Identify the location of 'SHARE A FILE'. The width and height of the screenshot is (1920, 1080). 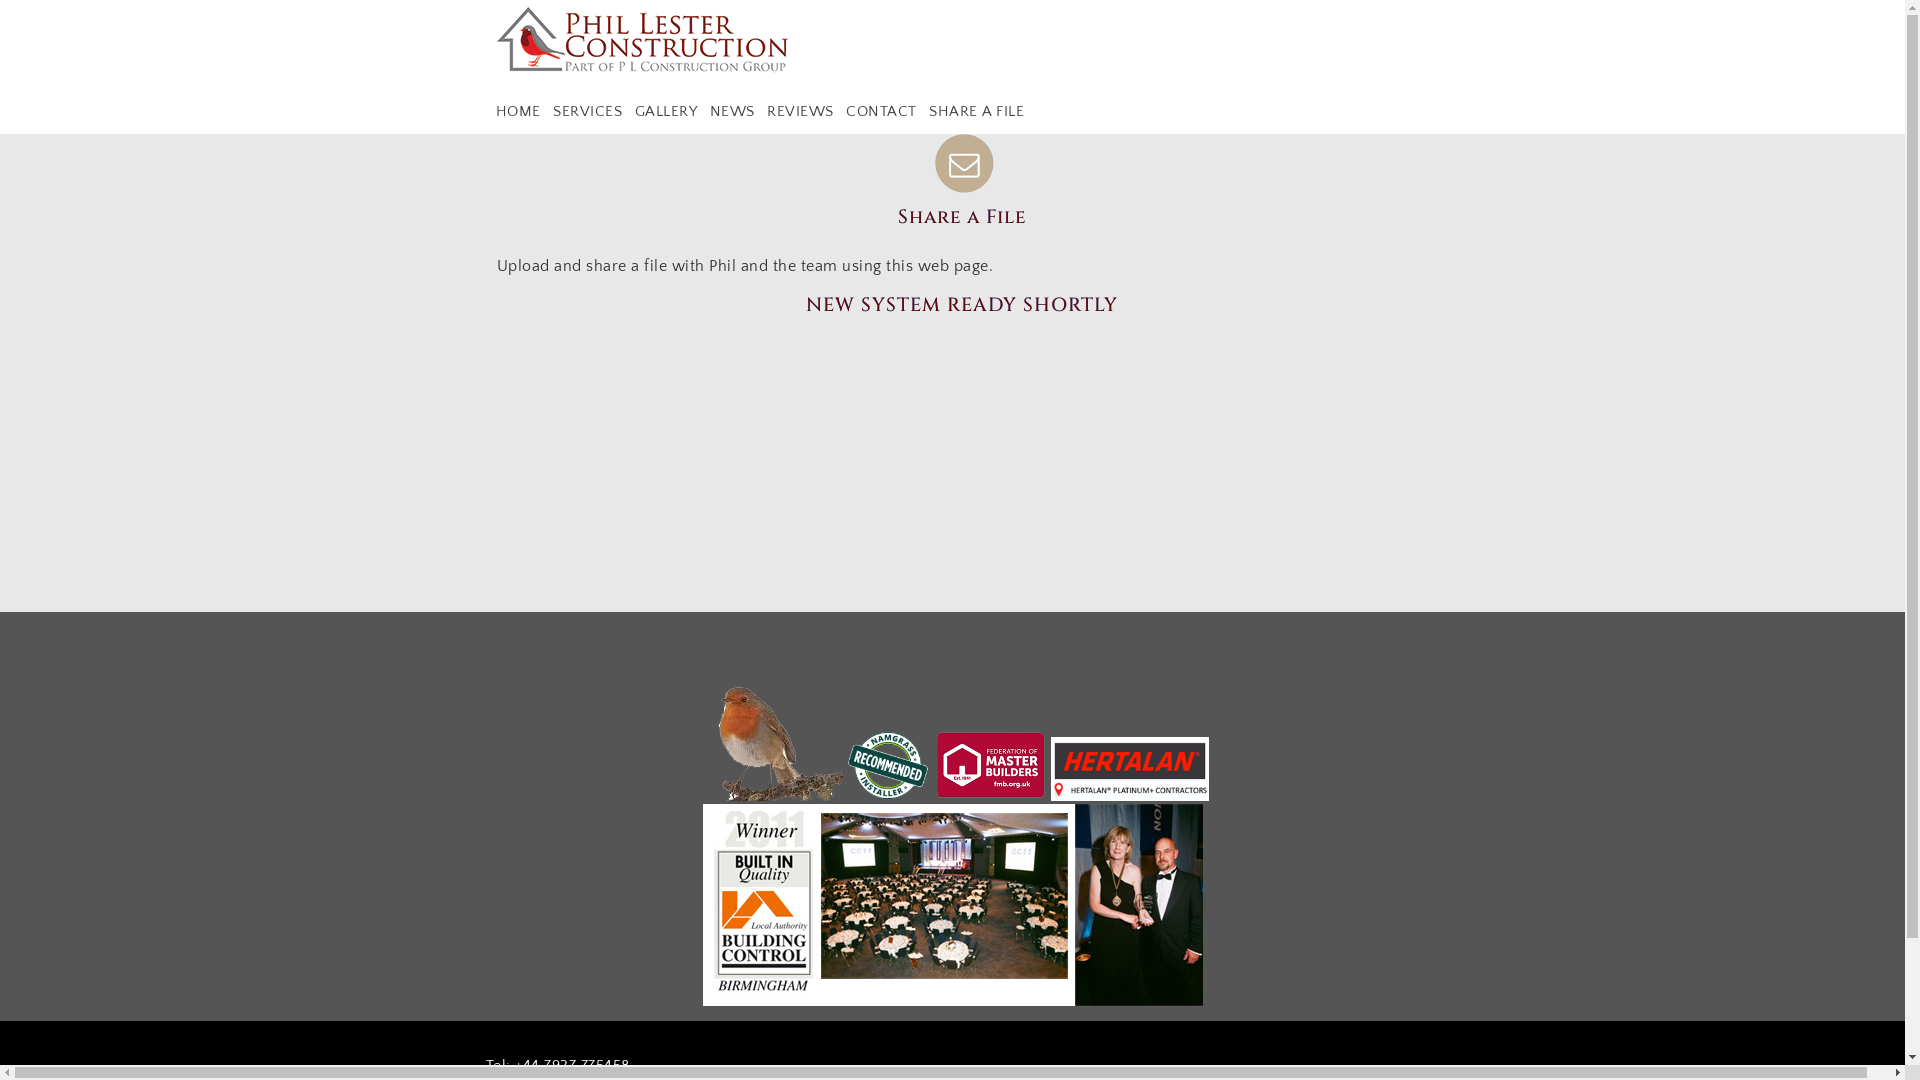
(924, 111).